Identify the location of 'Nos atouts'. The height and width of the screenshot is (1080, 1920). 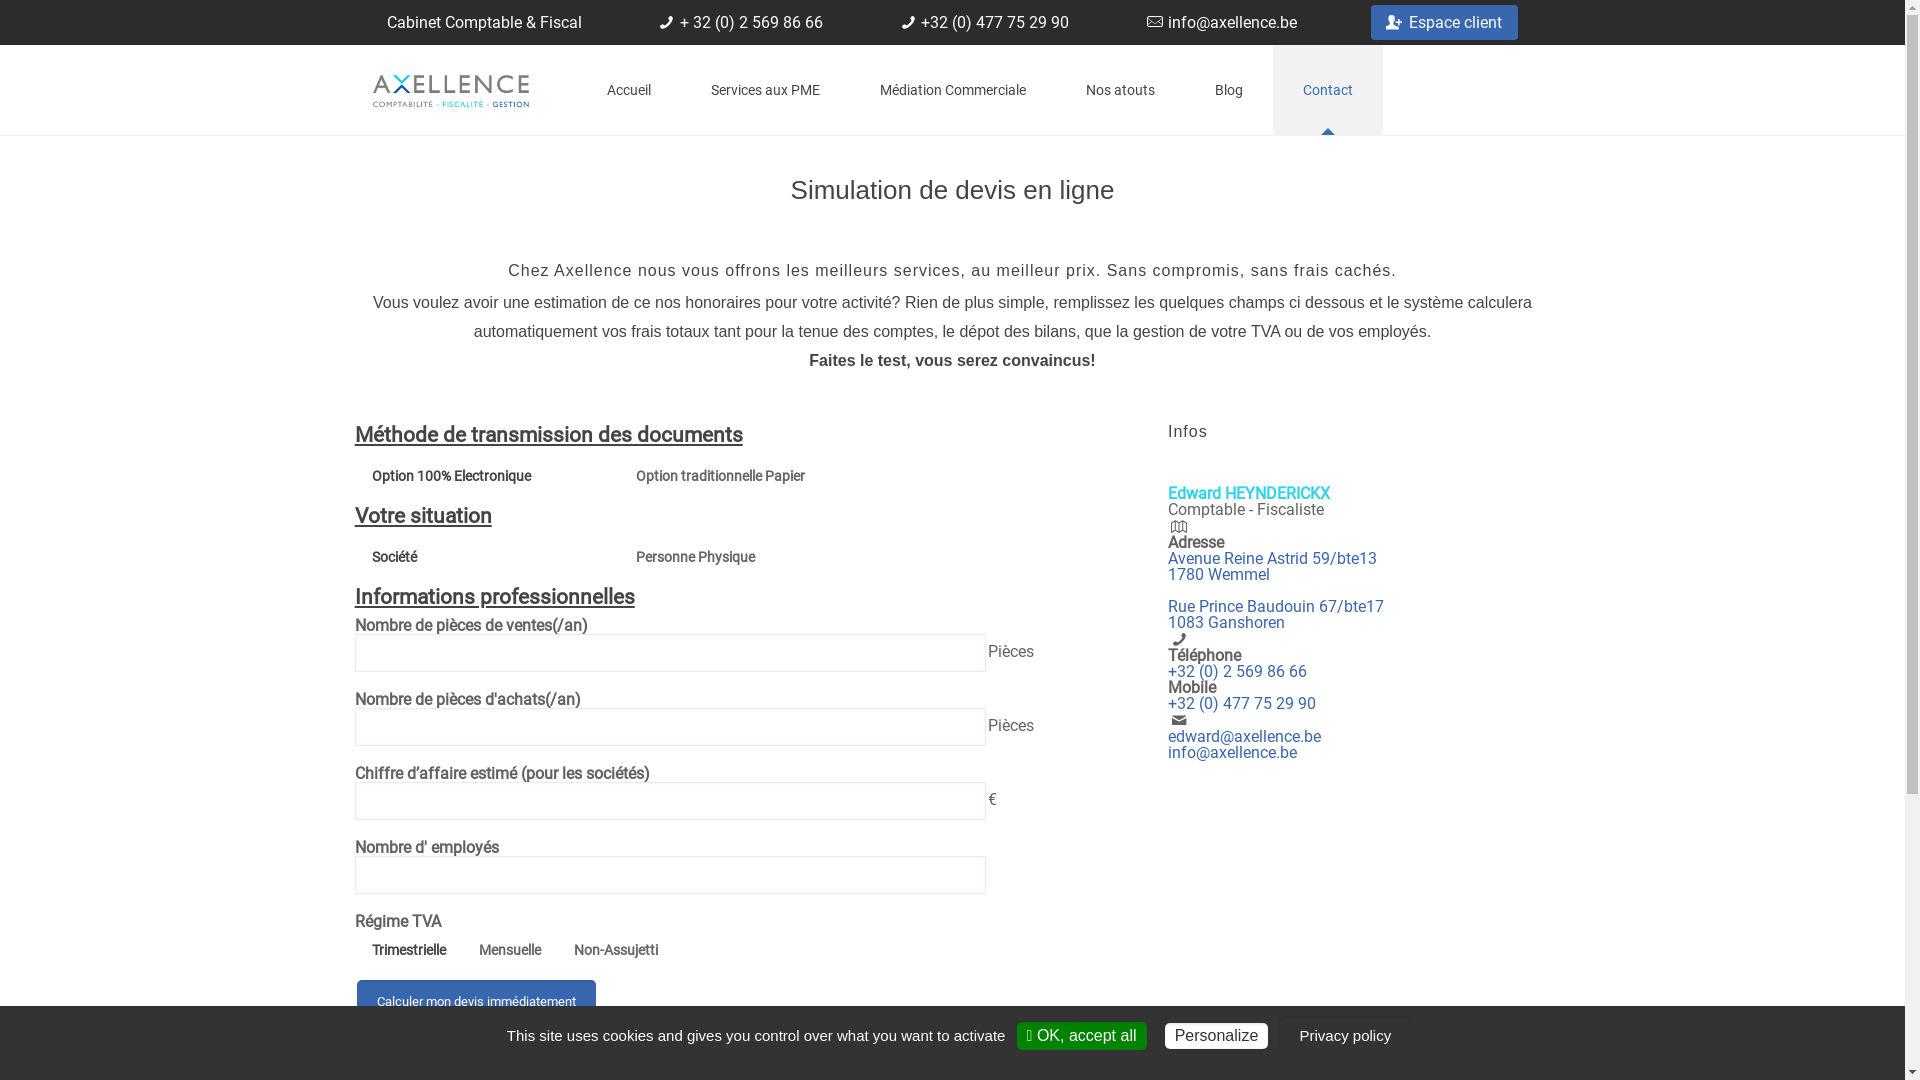
(1120, 88).